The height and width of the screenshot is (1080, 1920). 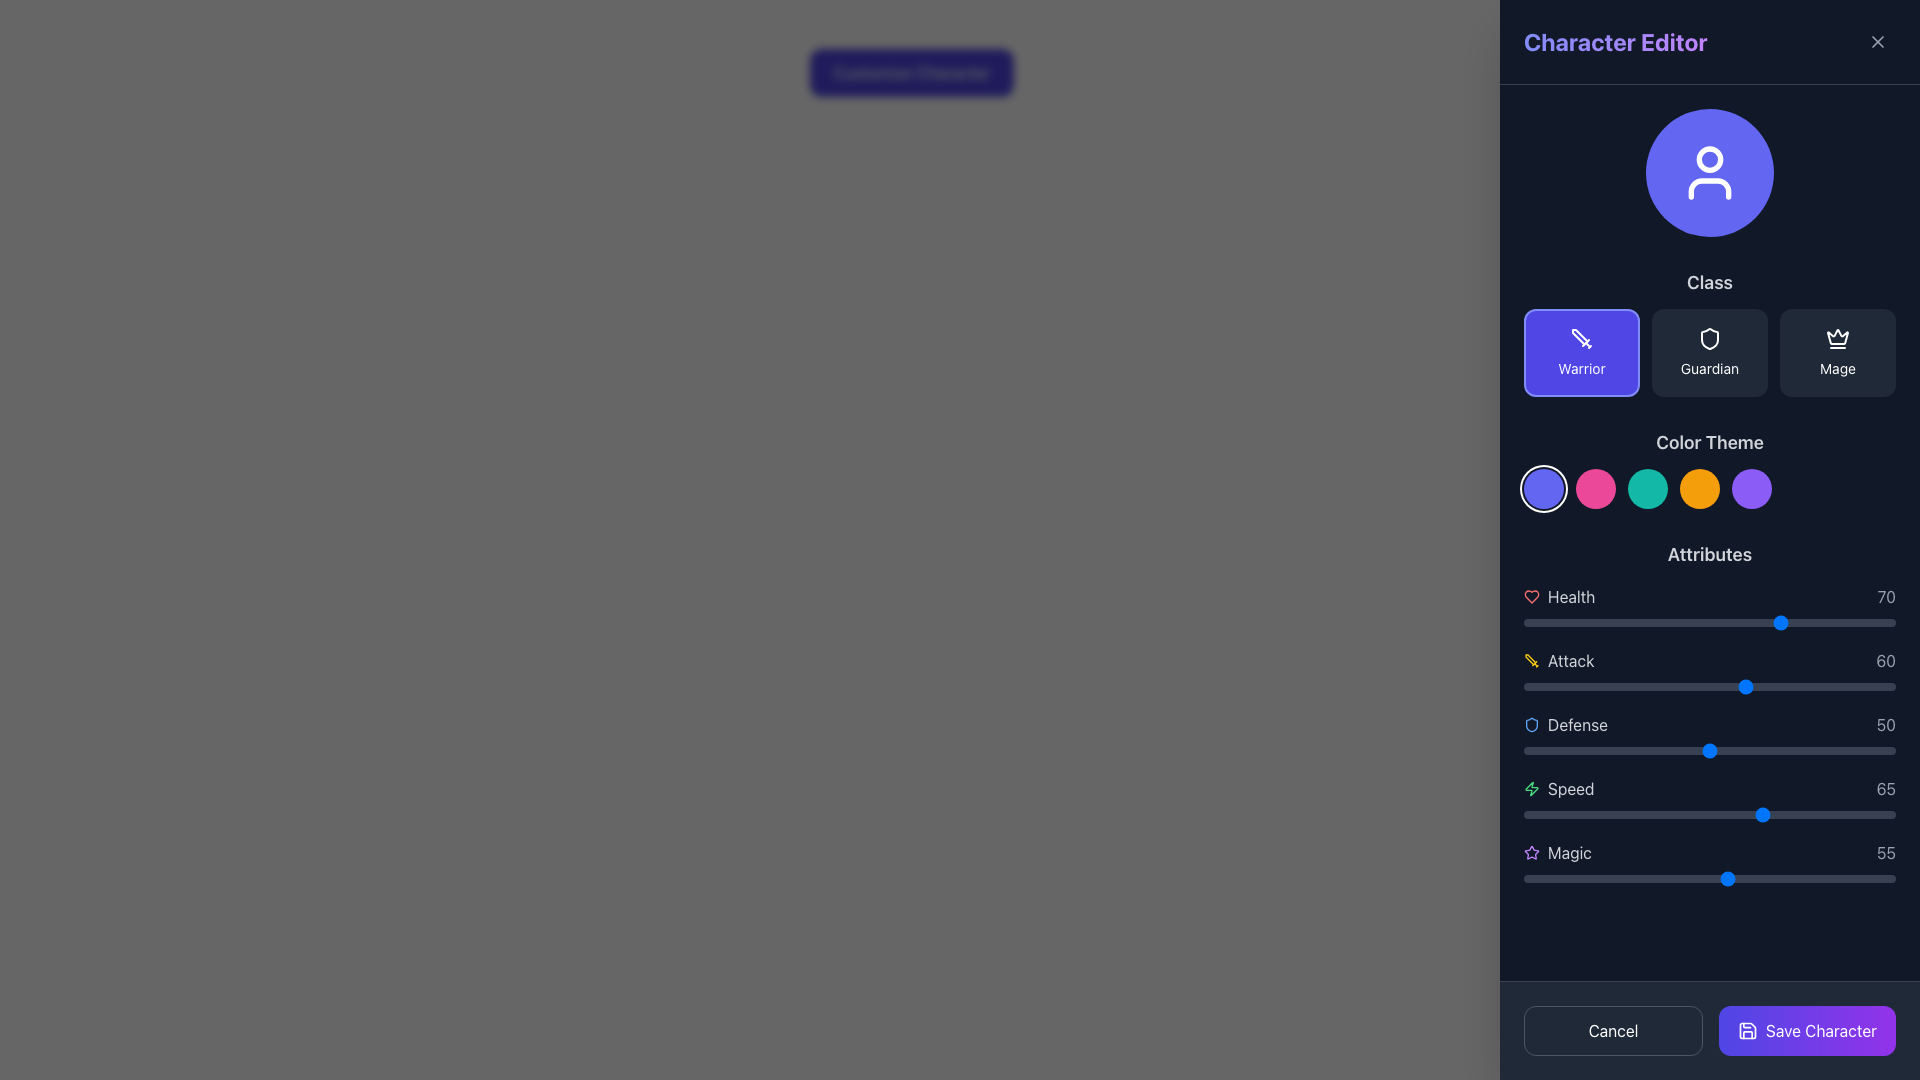 What do you see at coordinates (1749, 685) in the screenshot?
I see `the 'Attack' attribute slider` at bounding box center [1749, 685].